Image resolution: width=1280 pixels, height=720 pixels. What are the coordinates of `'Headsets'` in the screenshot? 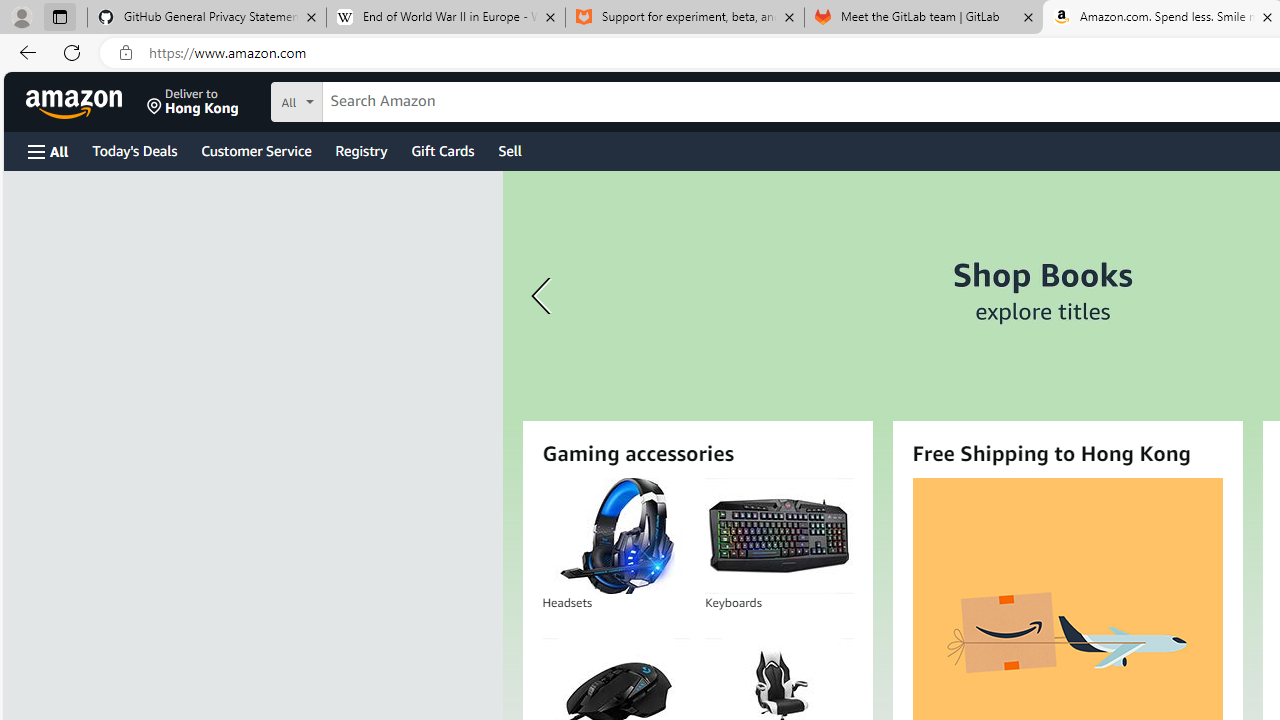 It's located at (615, 535).